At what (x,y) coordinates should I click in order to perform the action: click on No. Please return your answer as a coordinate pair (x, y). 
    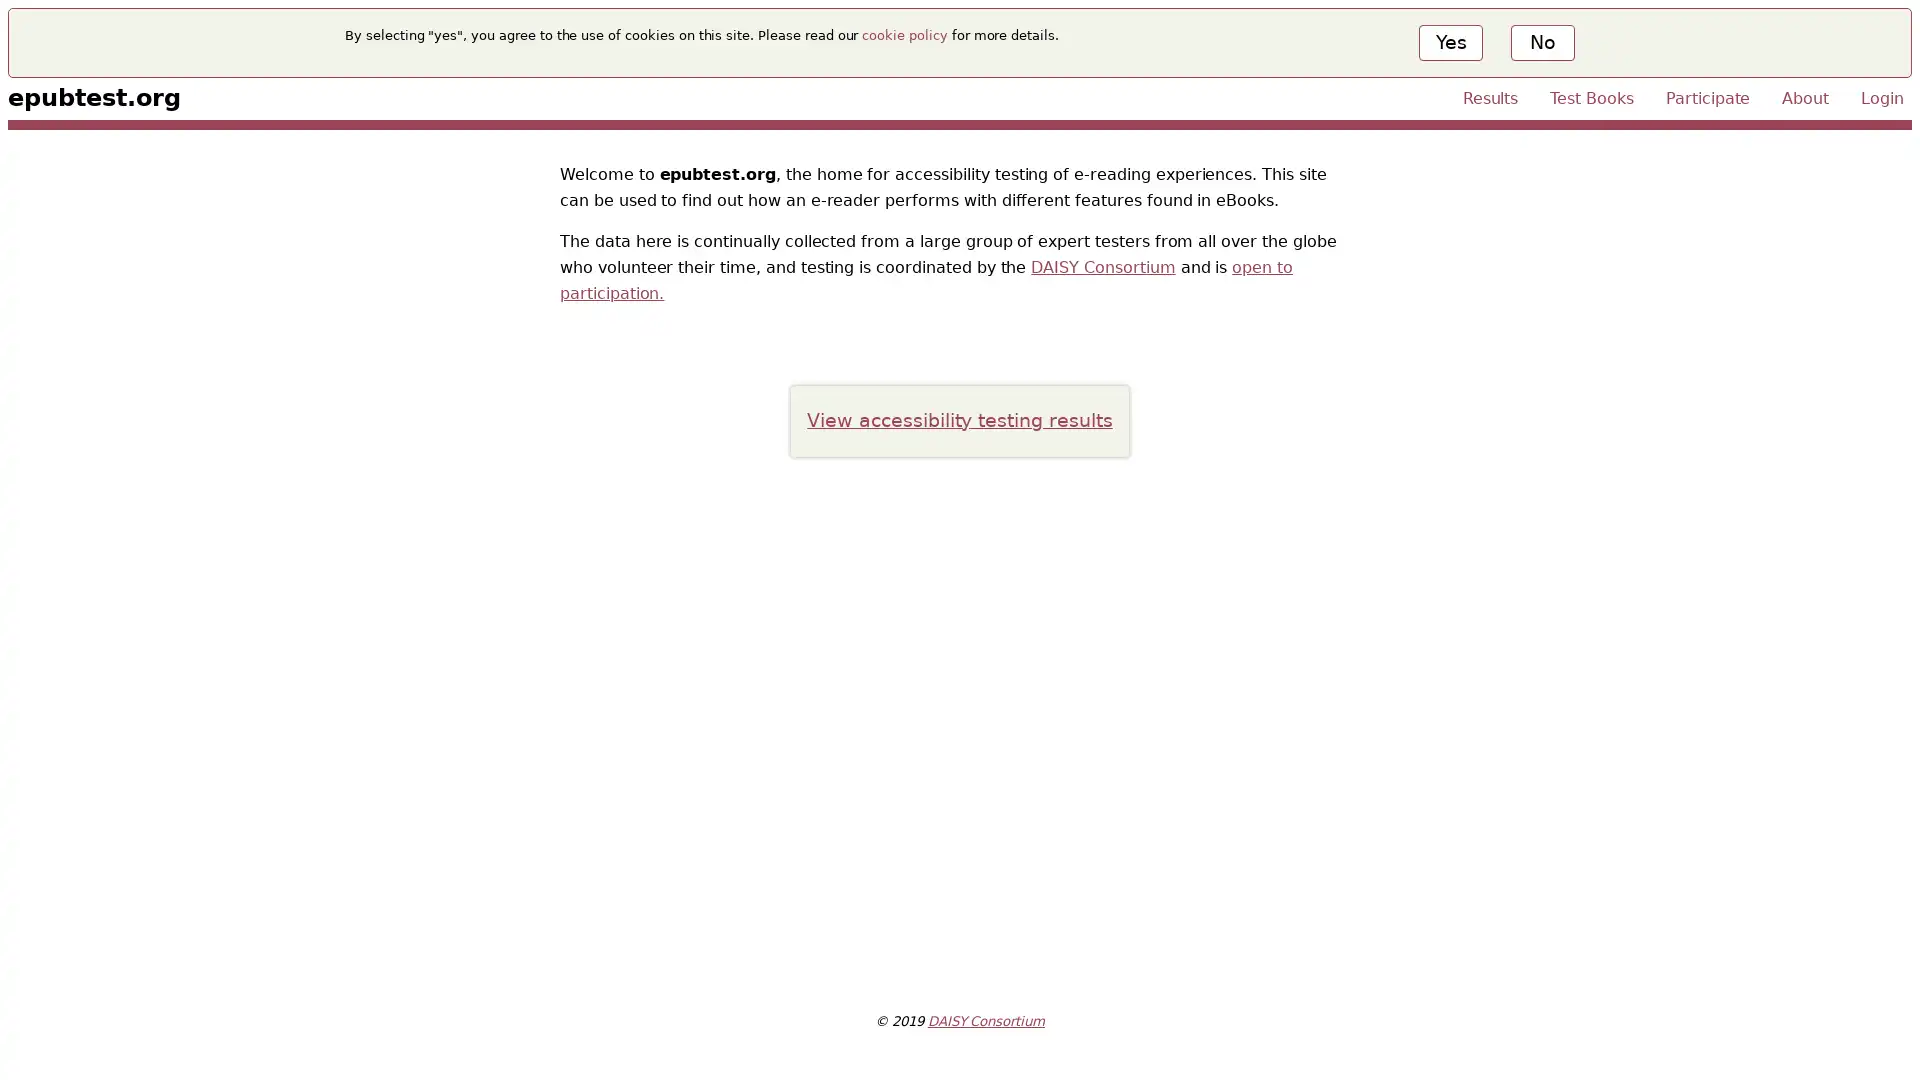
    Looking at the image, I should click on (1540, 42).